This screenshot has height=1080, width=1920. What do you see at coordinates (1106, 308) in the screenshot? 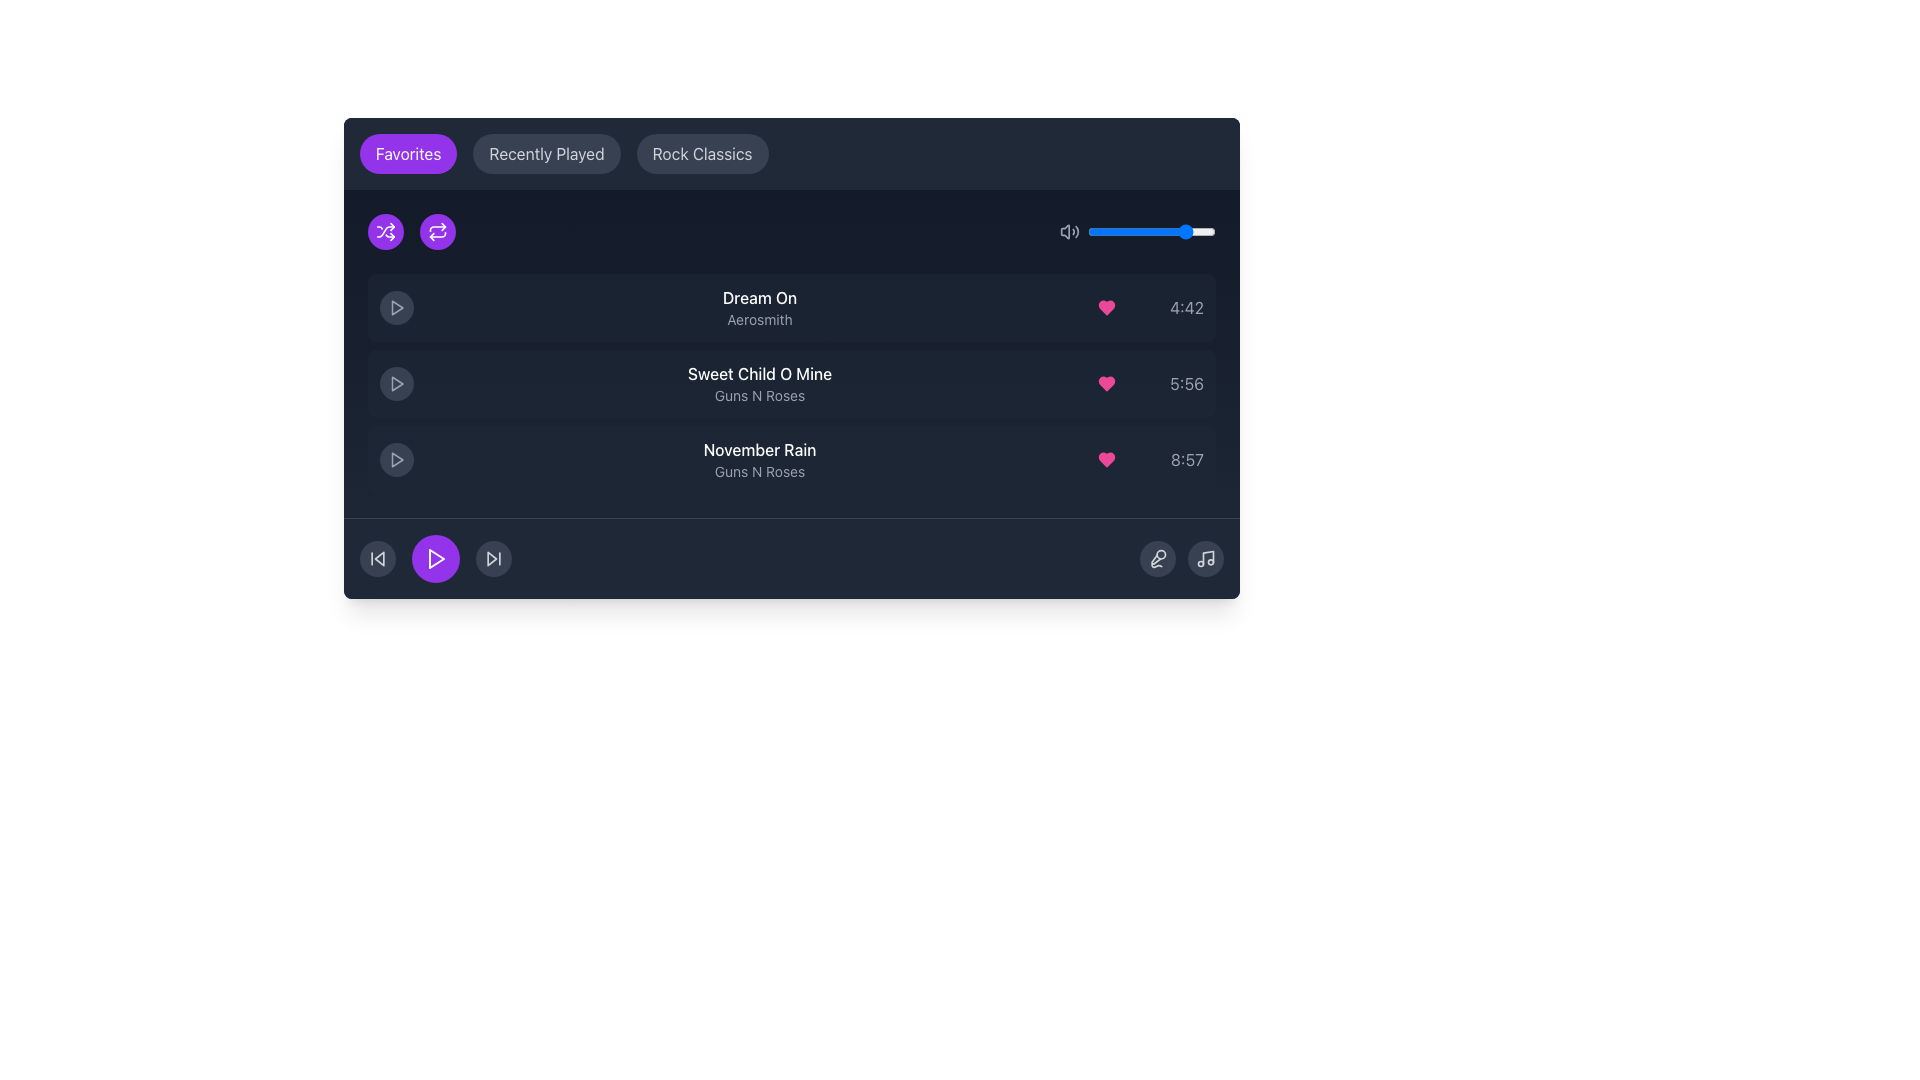
I see `the favorite button located near the right edge of the first song row ('Dream On') in the song list` at bounding box center [1106, 308].